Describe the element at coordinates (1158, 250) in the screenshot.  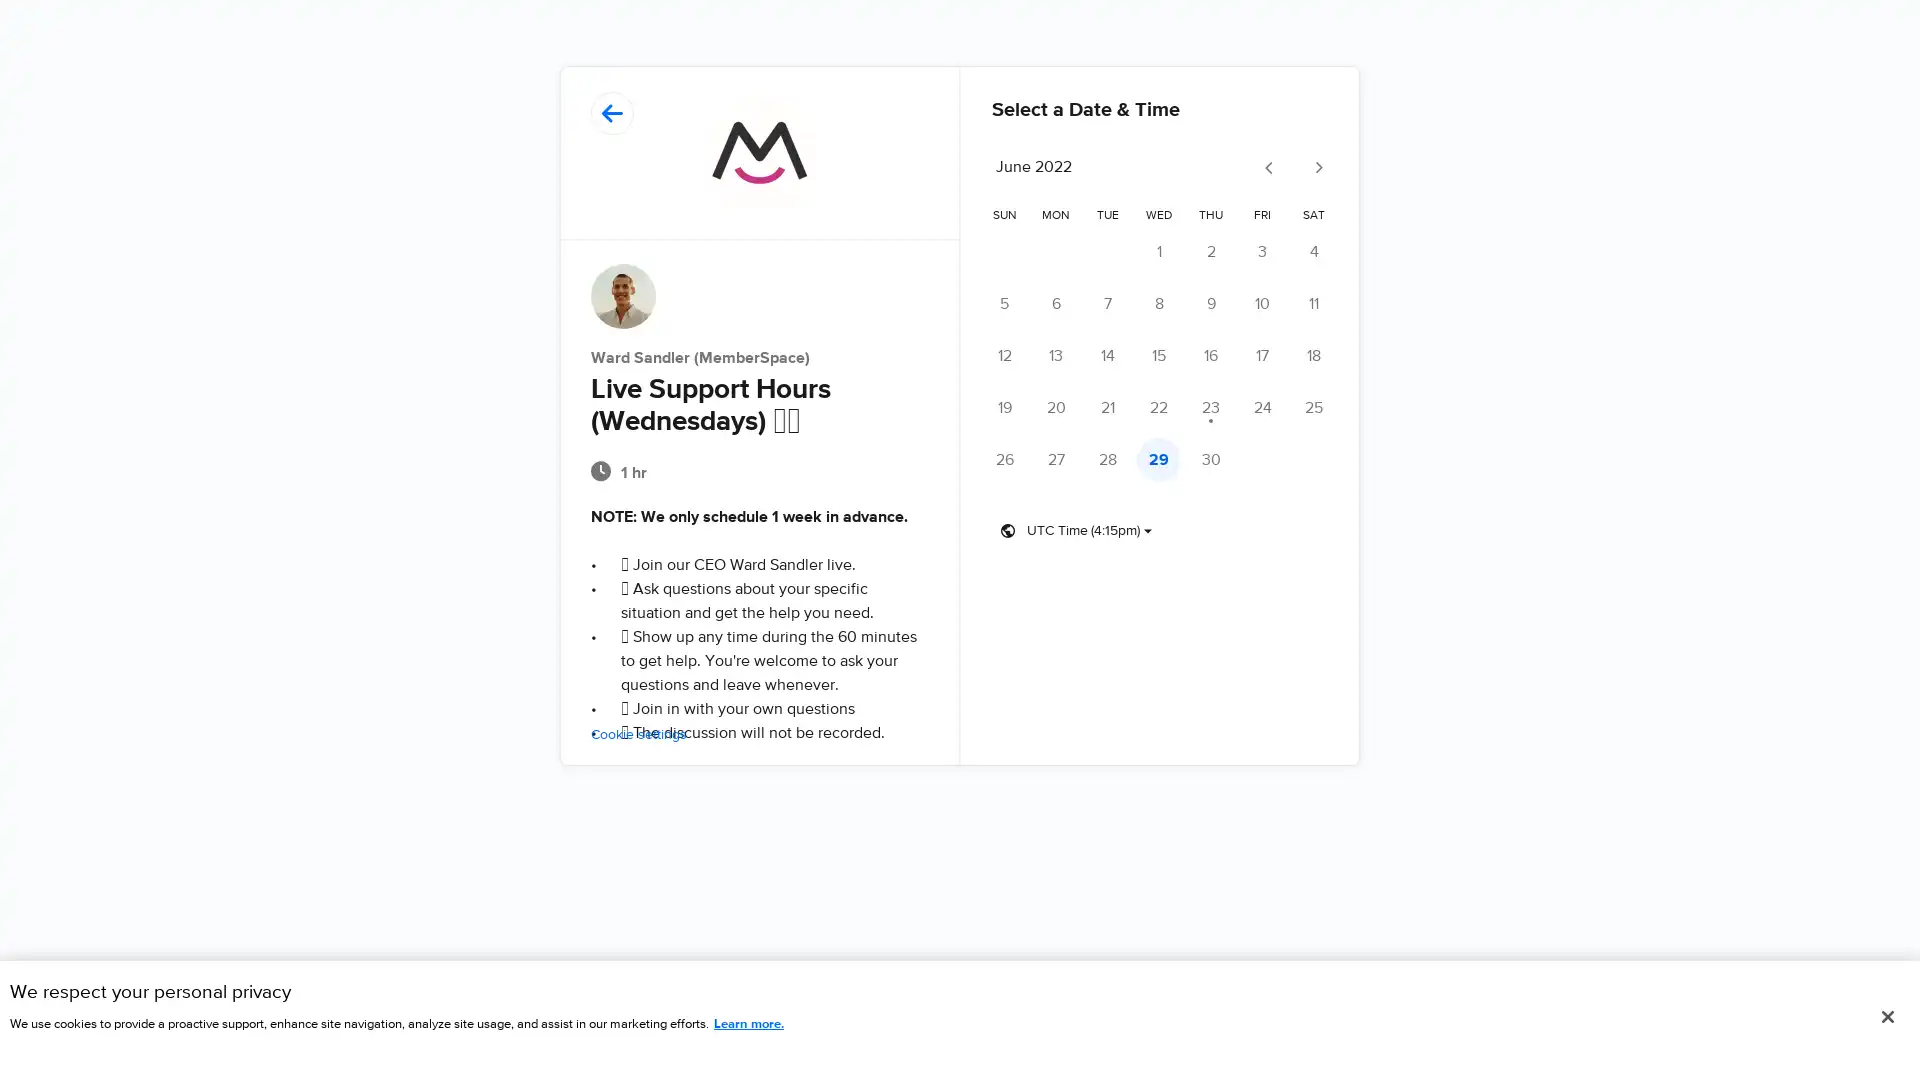
I see `Wednesday, June 1 - No times available` at that location.